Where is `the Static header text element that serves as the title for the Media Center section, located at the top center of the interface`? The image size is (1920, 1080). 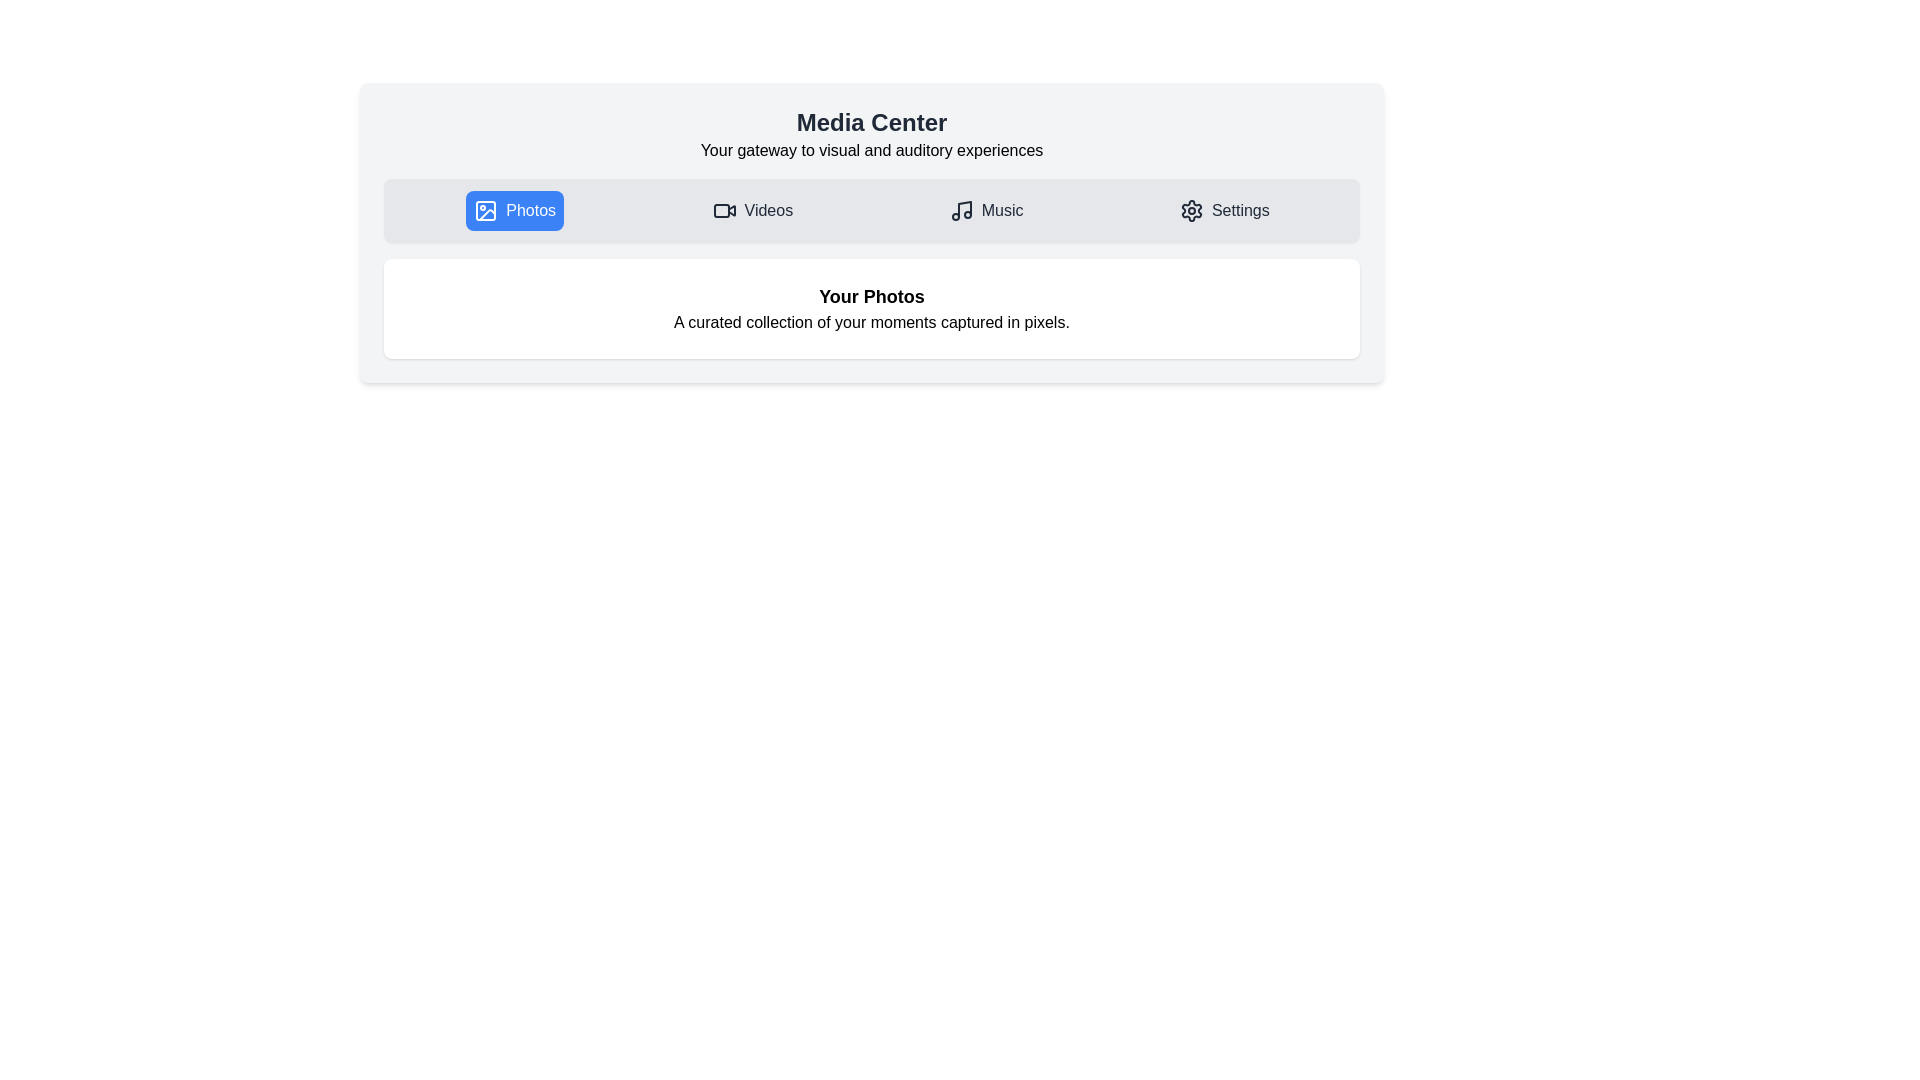 the Static header text element that serves as the title for the Media Center section, located at the top center of the interface is located at coordinates (872, 123).